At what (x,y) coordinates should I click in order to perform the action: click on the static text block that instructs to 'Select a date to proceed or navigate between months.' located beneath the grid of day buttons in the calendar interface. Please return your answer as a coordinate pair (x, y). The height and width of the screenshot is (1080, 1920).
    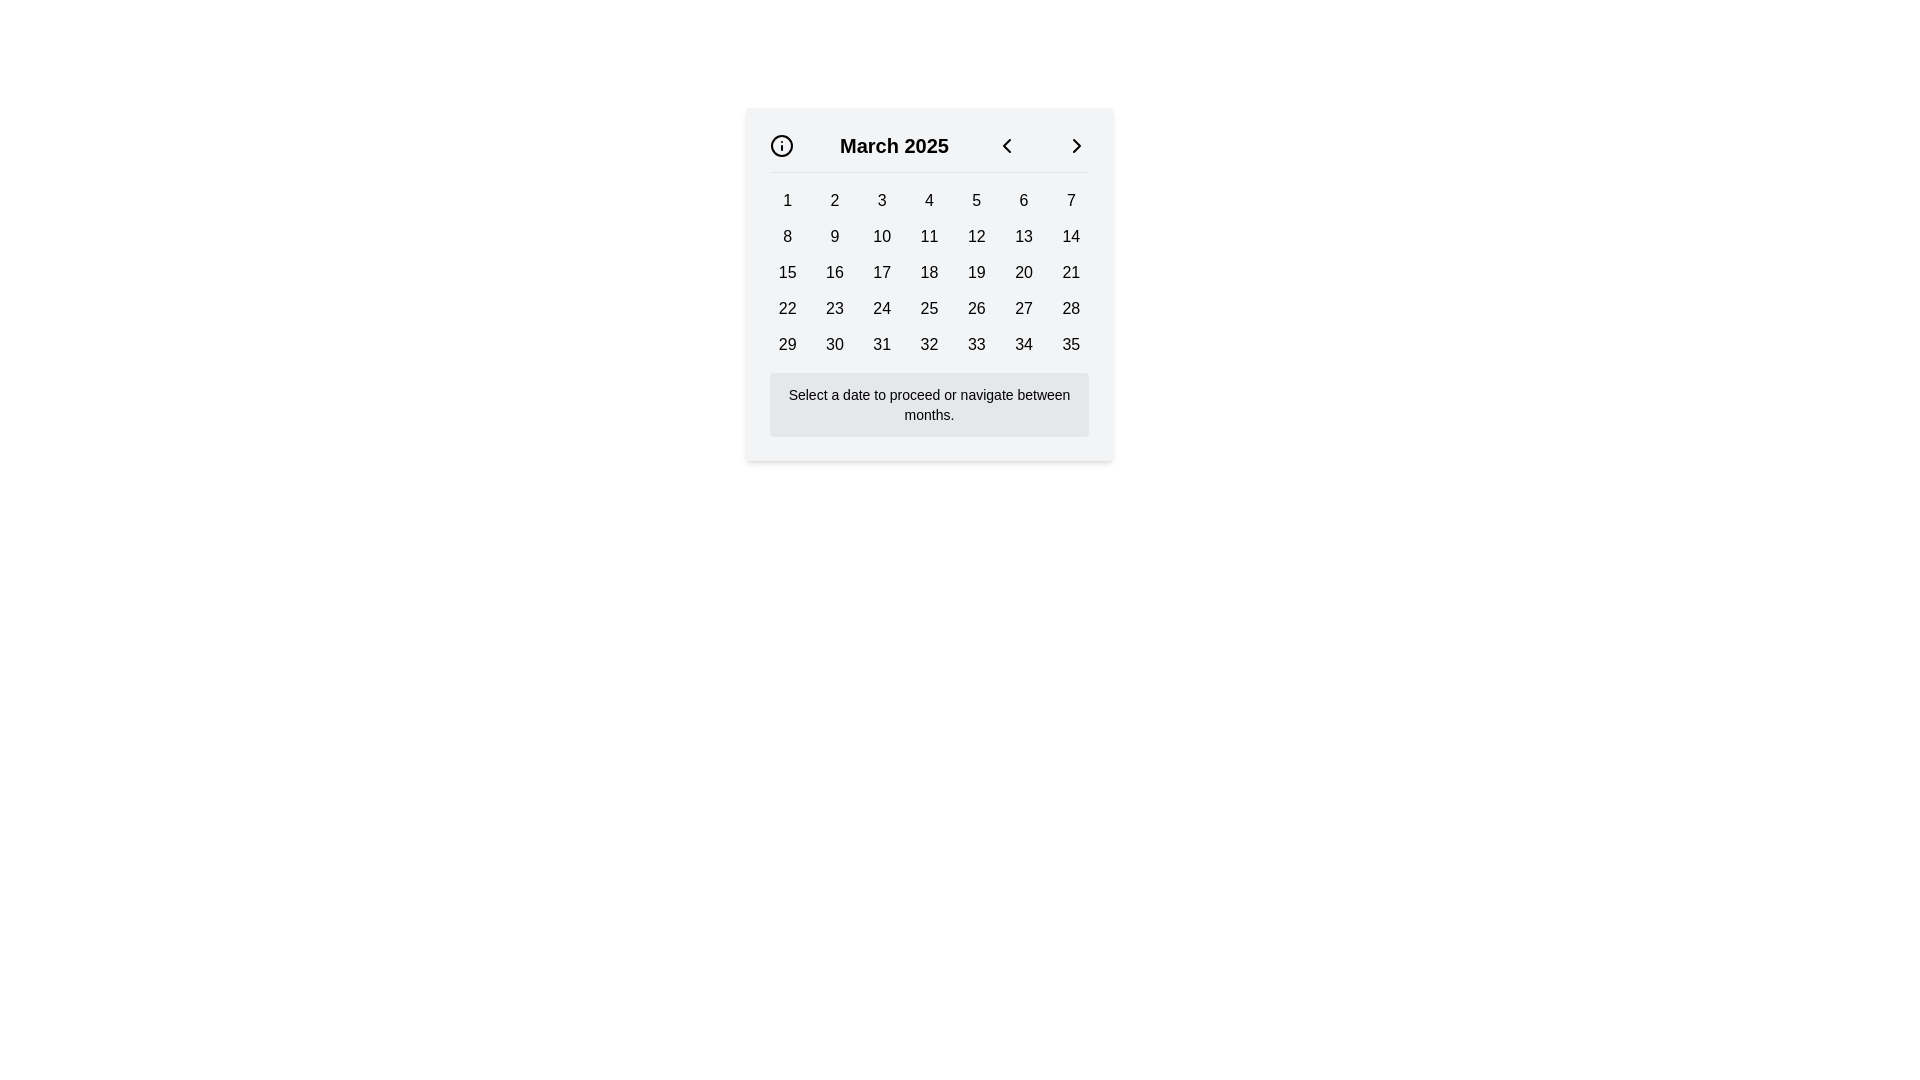
    Looking at the image, I should click on (928, 405).